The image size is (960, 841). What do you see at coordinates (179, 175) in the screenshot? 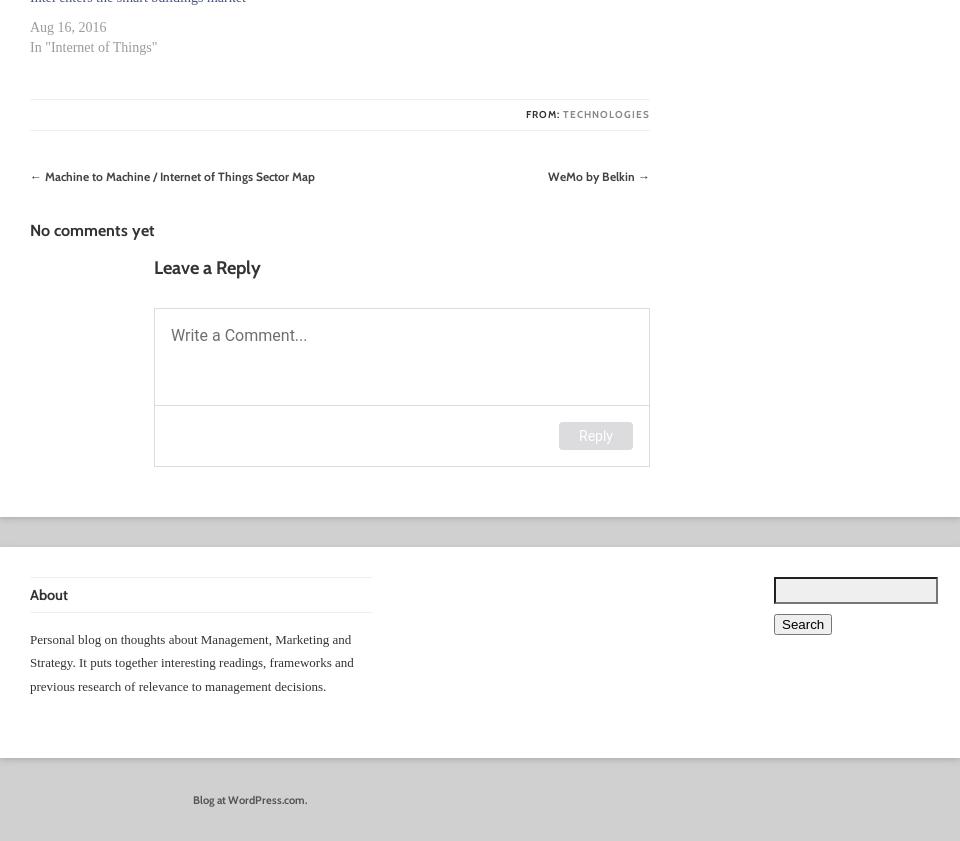
I see `'Machine to Machine / Internet of Things Sector Map'` at bounding box center [179, 175].